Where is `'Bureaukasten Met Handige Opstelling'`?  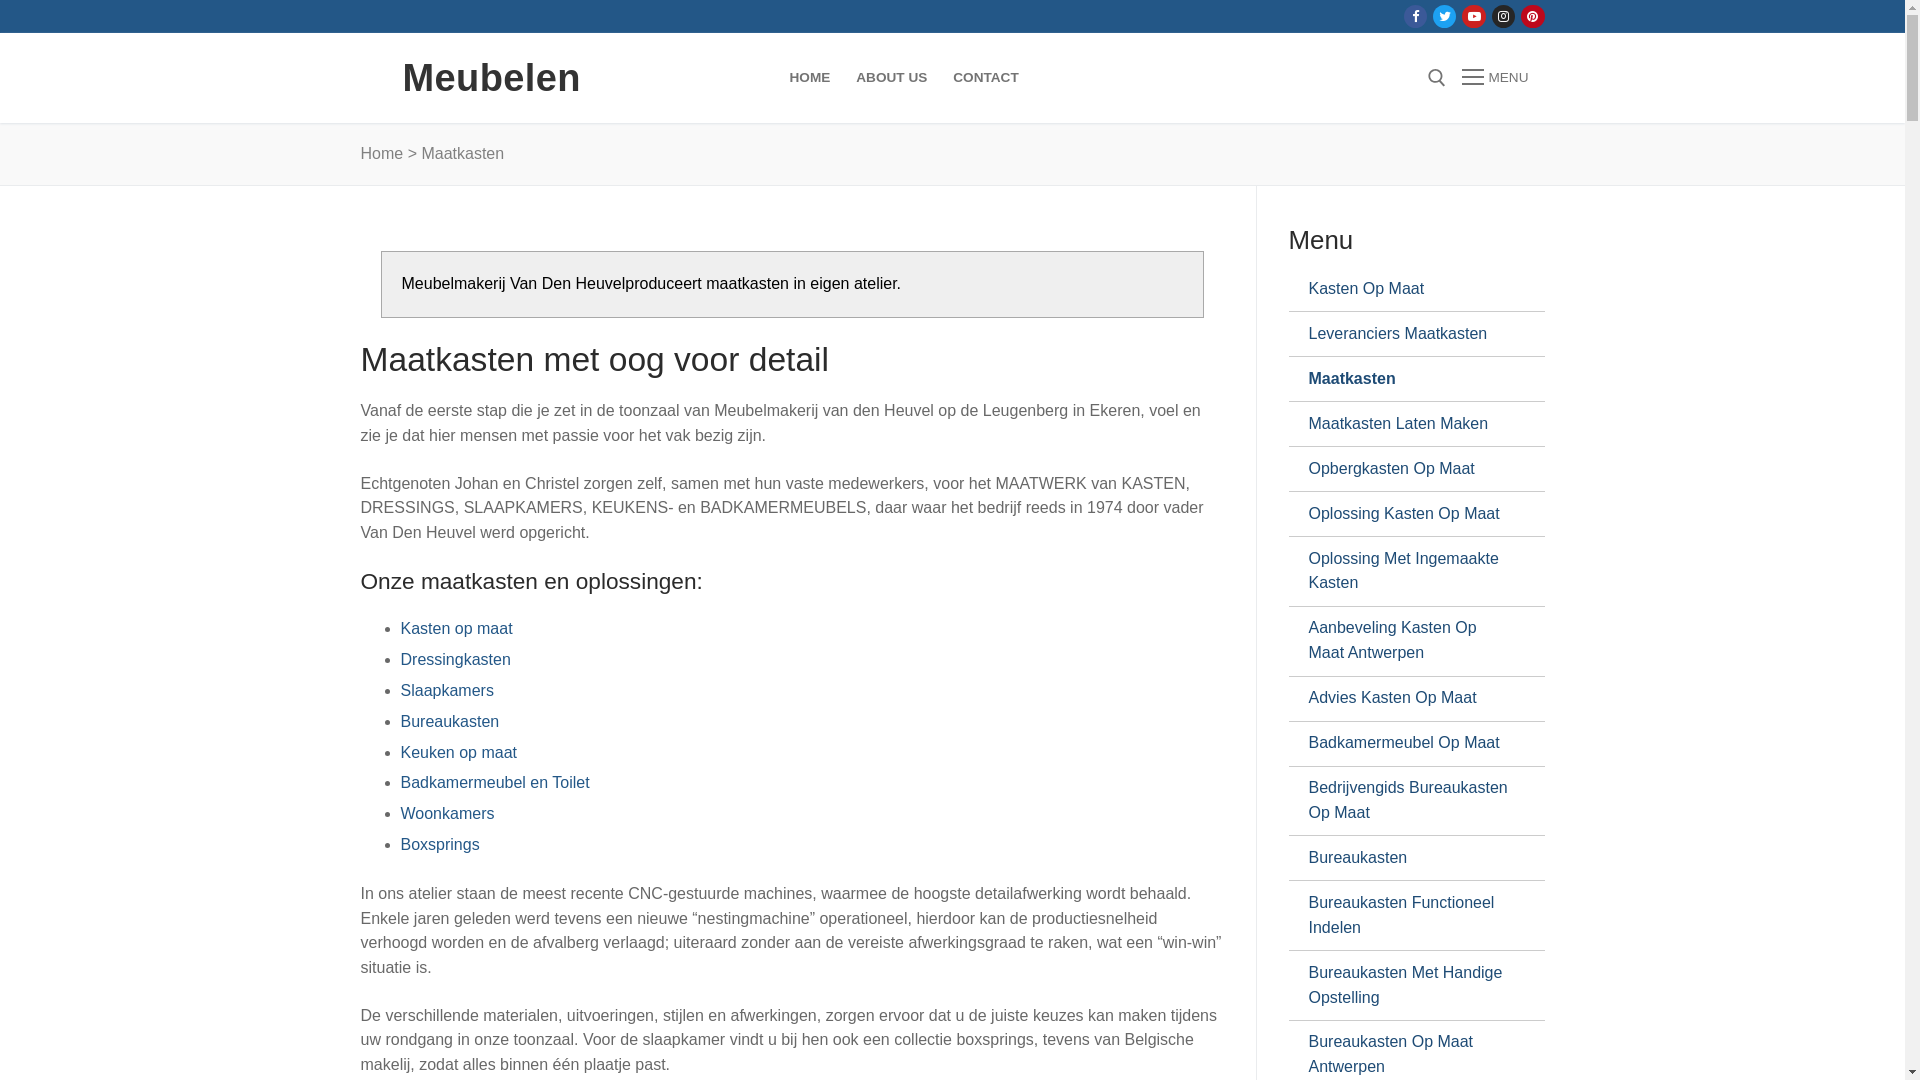 'Bureaukasten Met Handige Opstelling' is located at coordinates (1308, 984).